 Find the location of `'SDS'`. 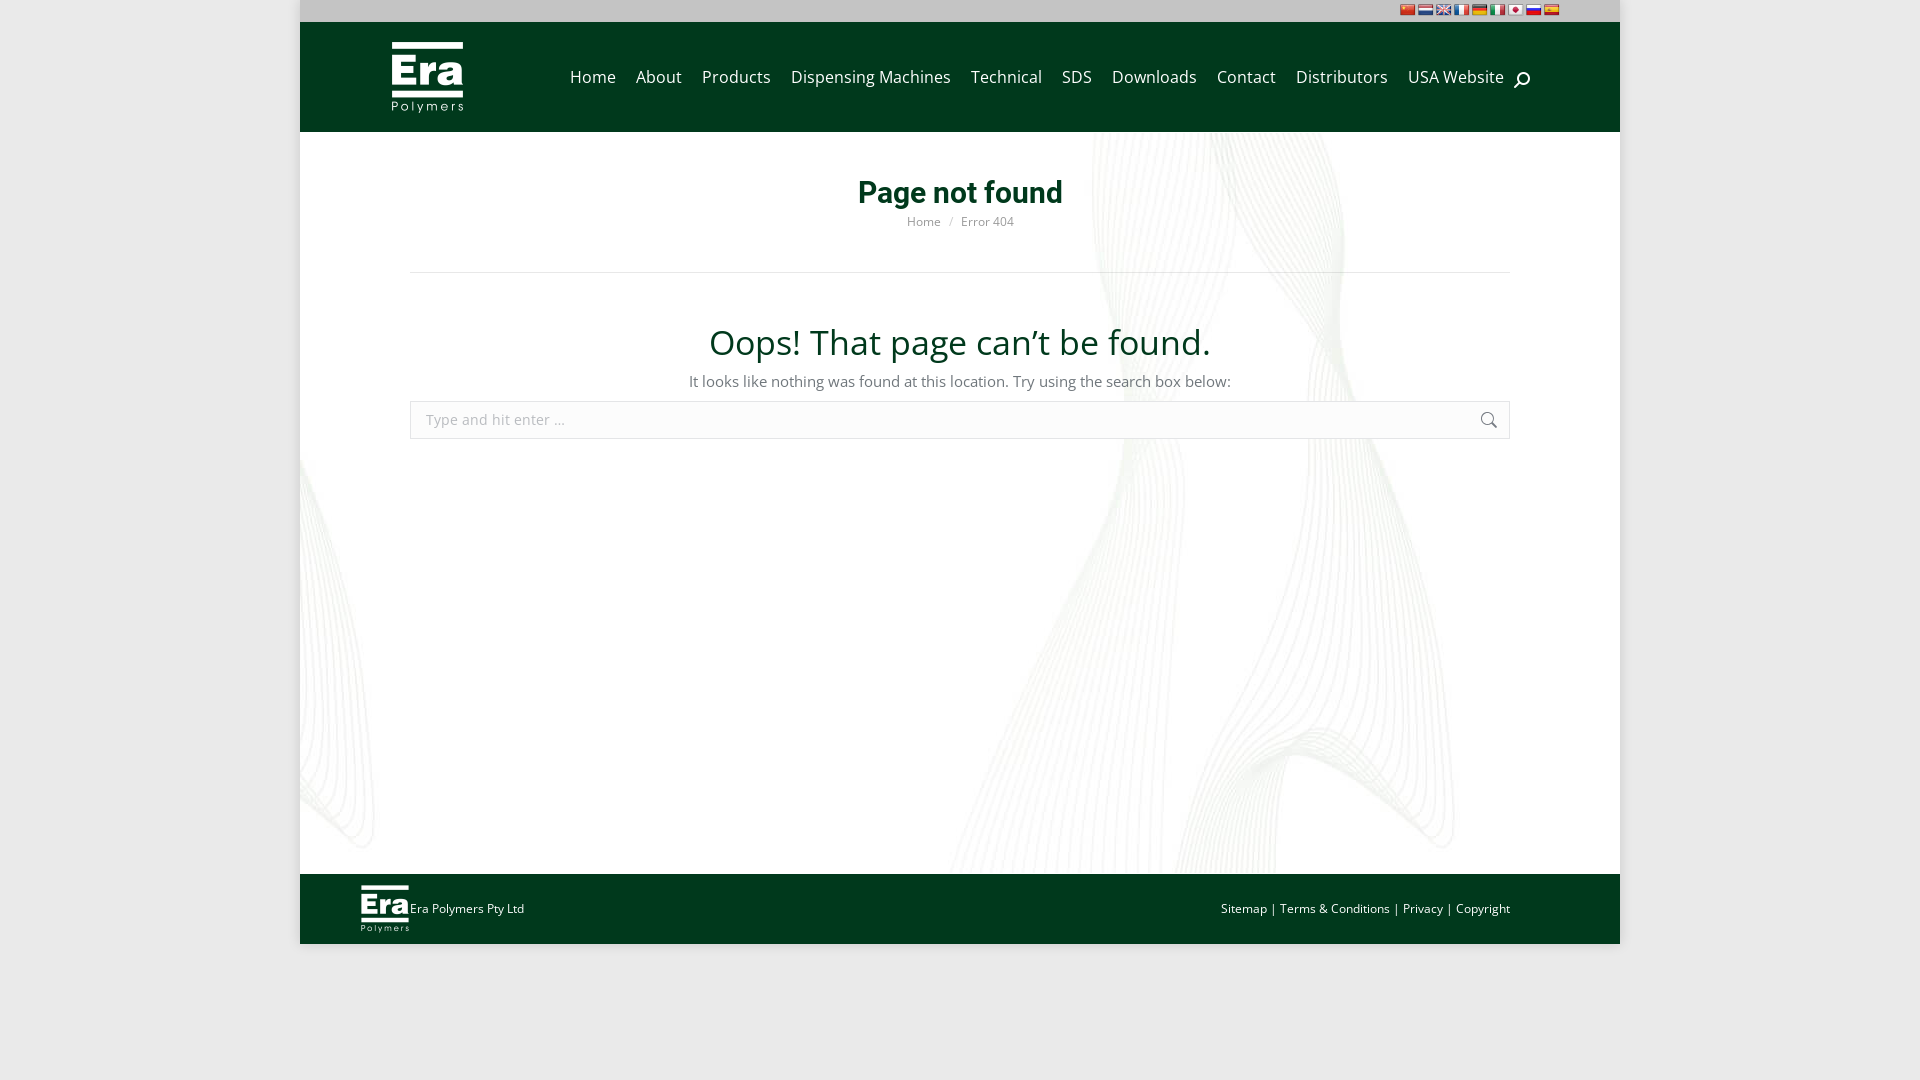

'SDS' is located at coordinates (1050, 76).